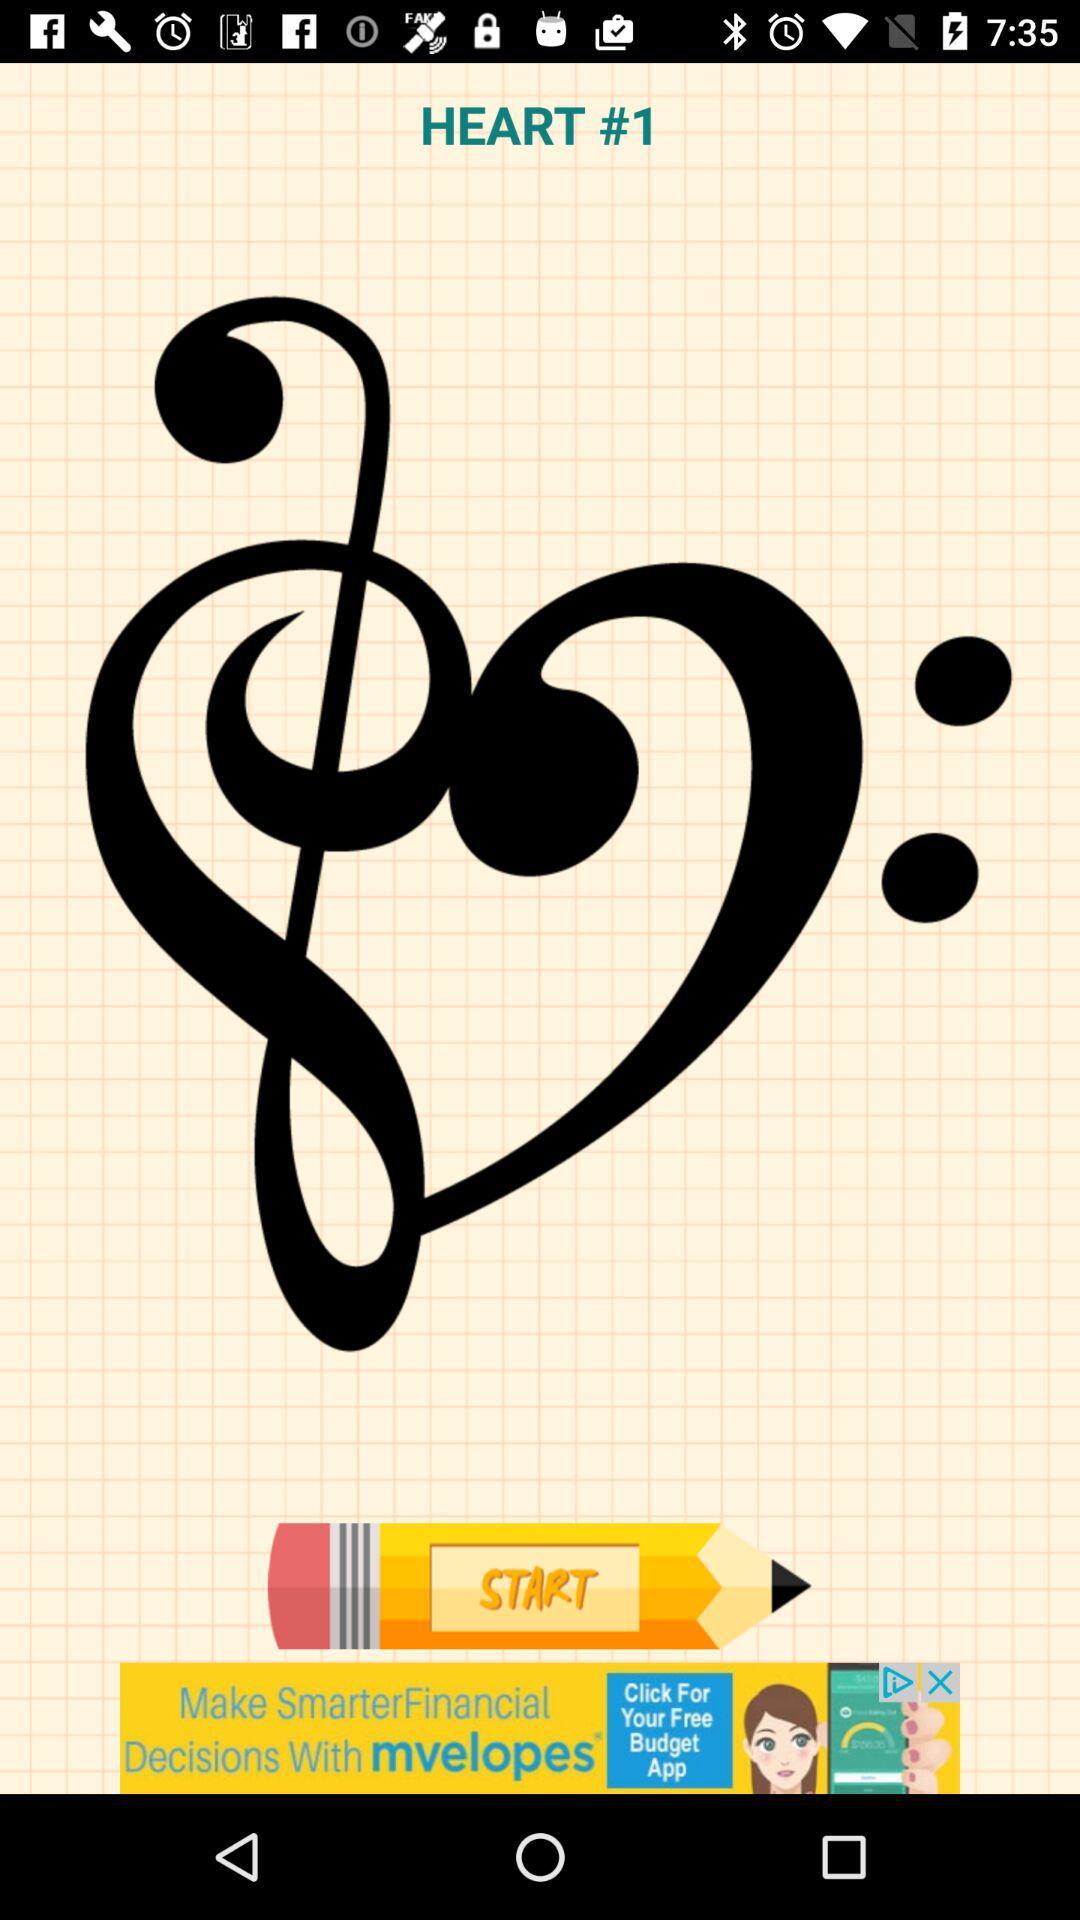 The image size is (1080, 1920). I want to click on advertisement, so click(540, 1727).